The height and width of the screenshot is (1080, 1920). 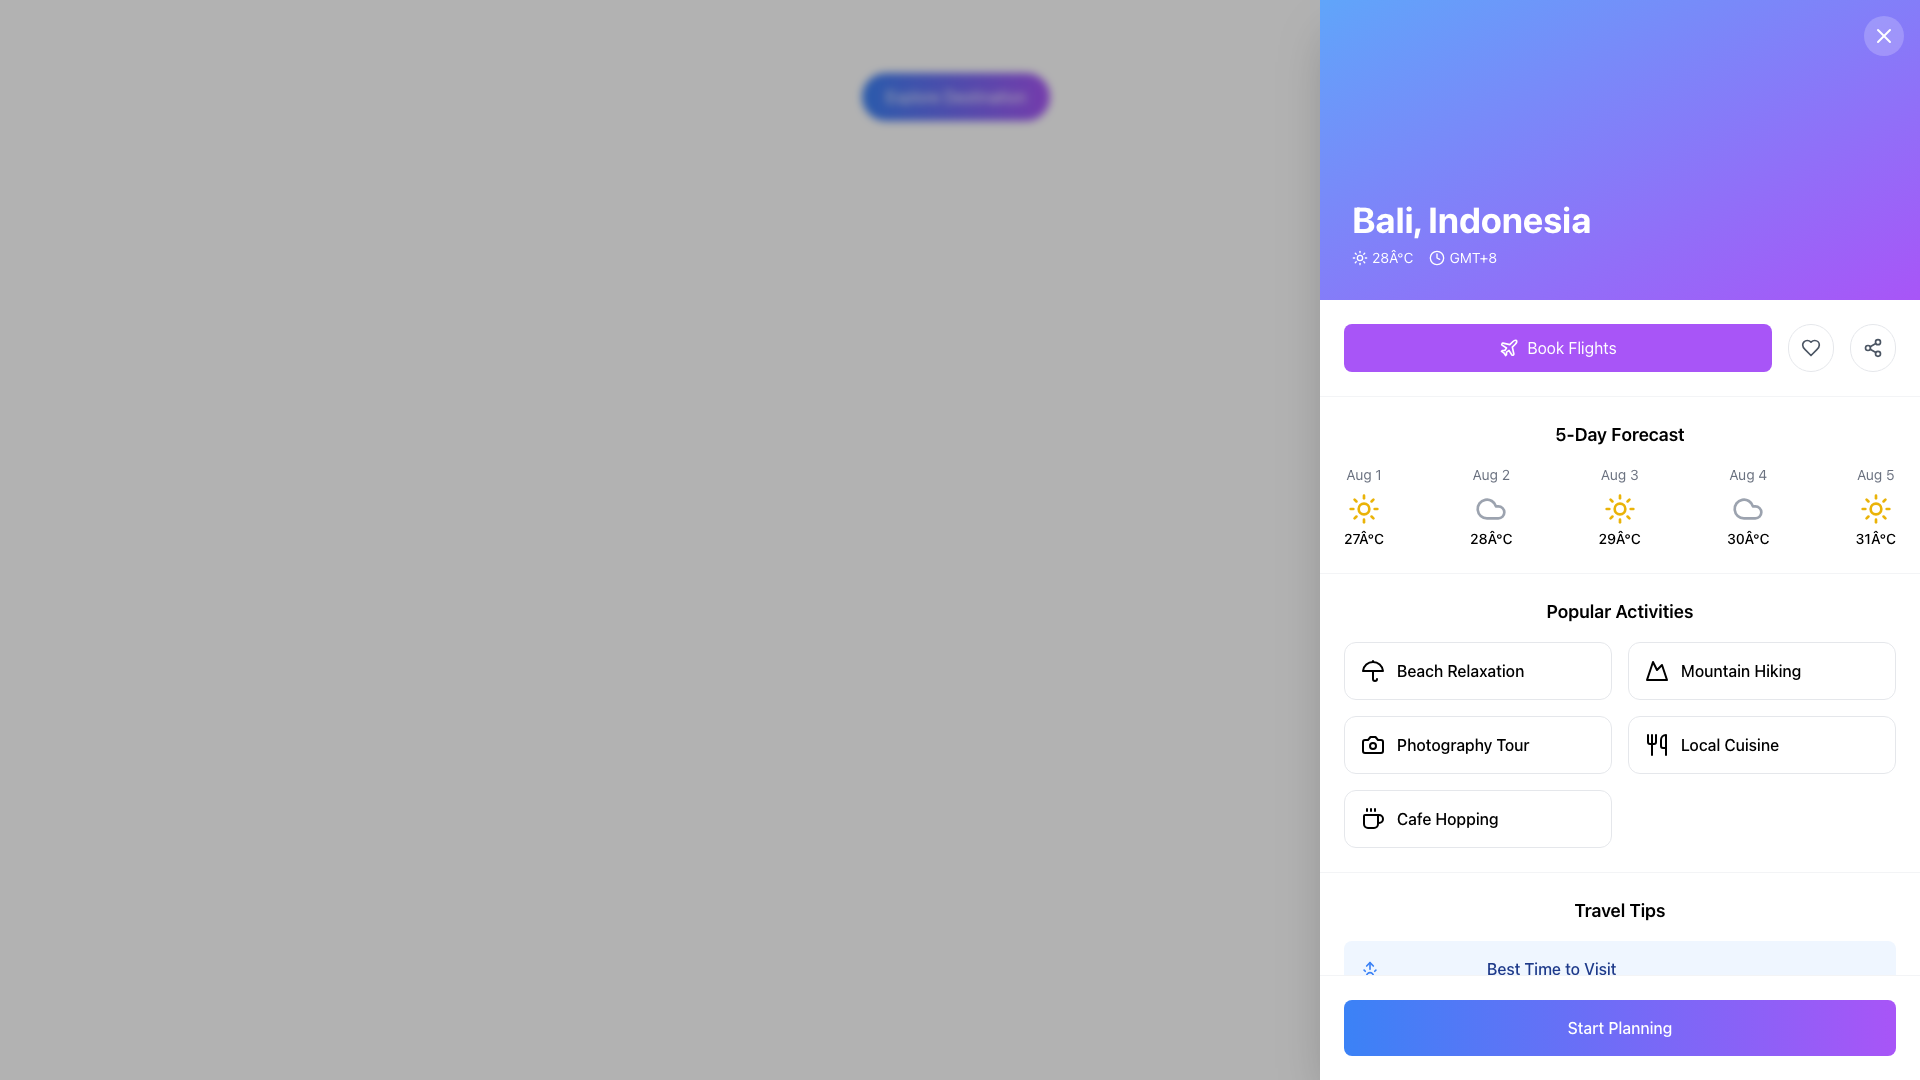 I want to click on the sunny weather icon in the '5-Day Forecast' section that represents the forecast for August 5, so click(x=1874, y=508).